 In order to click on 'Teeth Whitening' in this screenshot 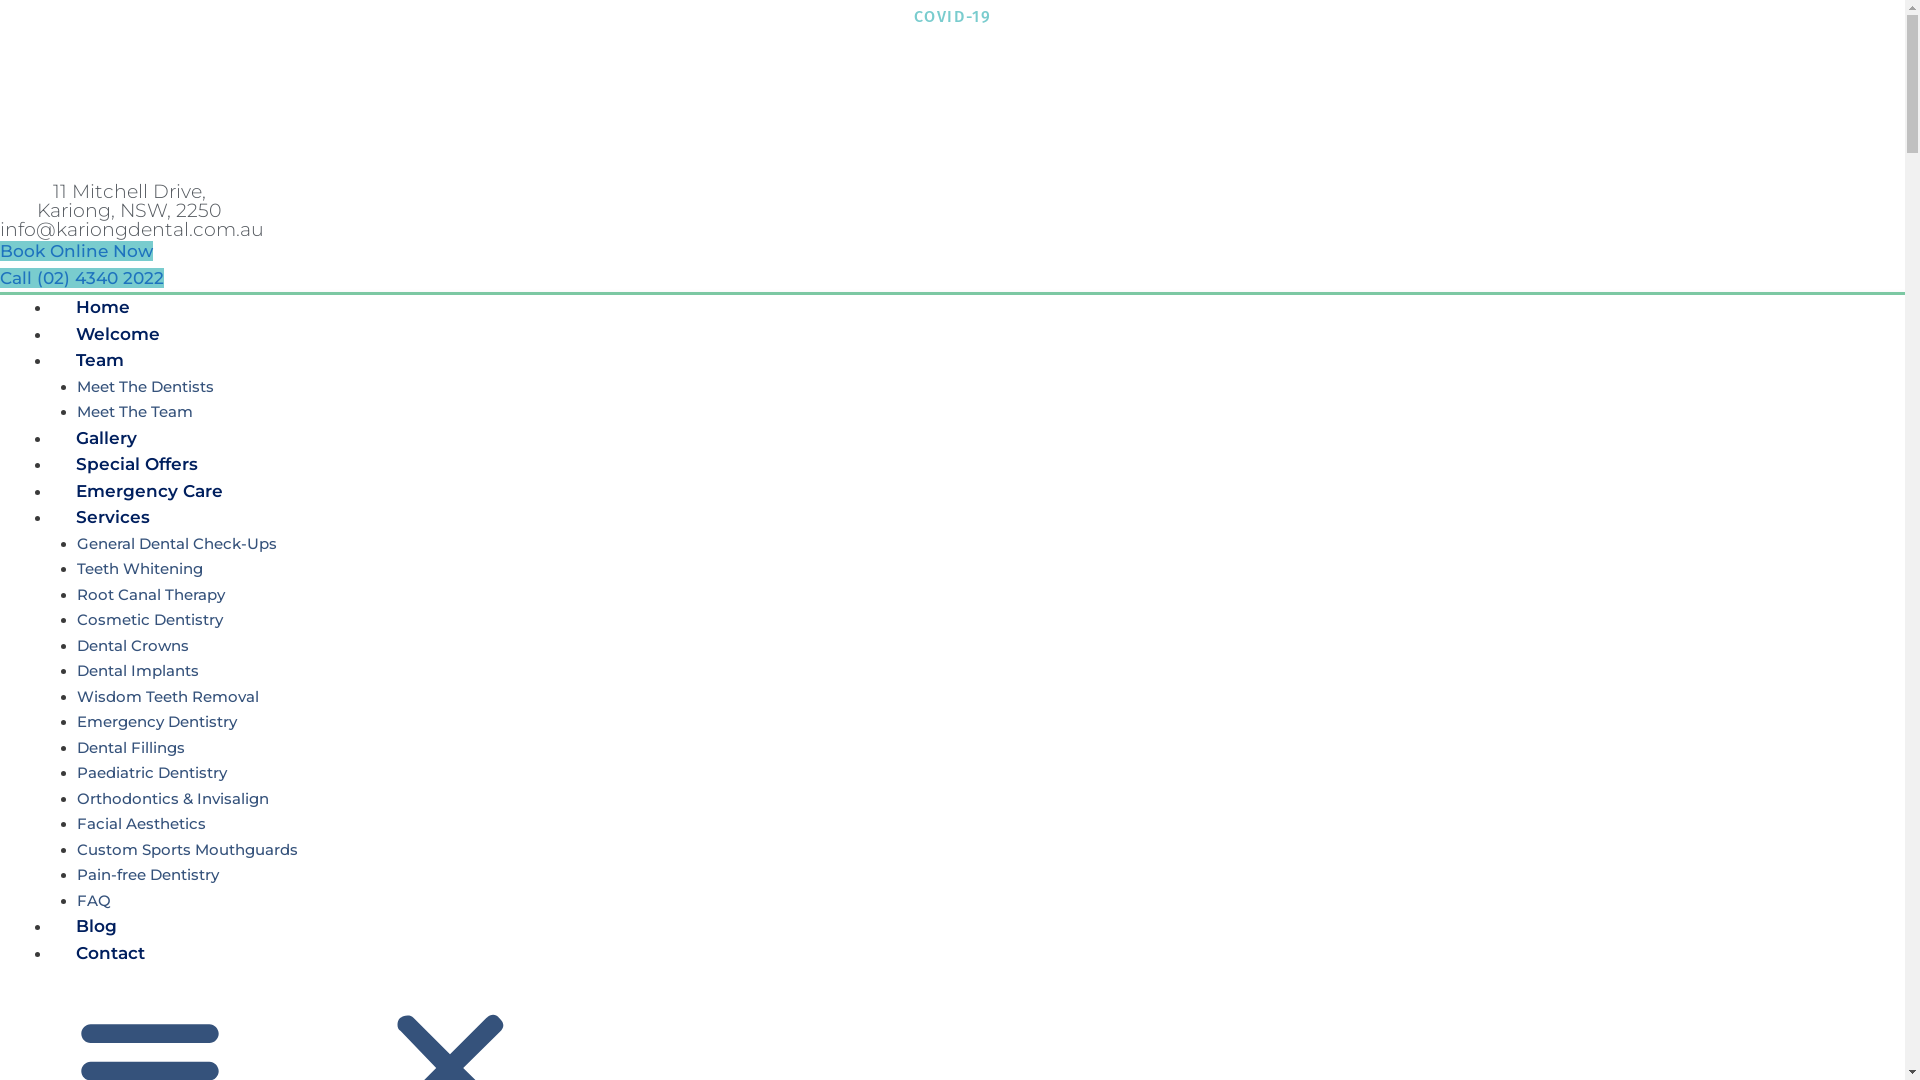, I will do `click(138, 568)`.